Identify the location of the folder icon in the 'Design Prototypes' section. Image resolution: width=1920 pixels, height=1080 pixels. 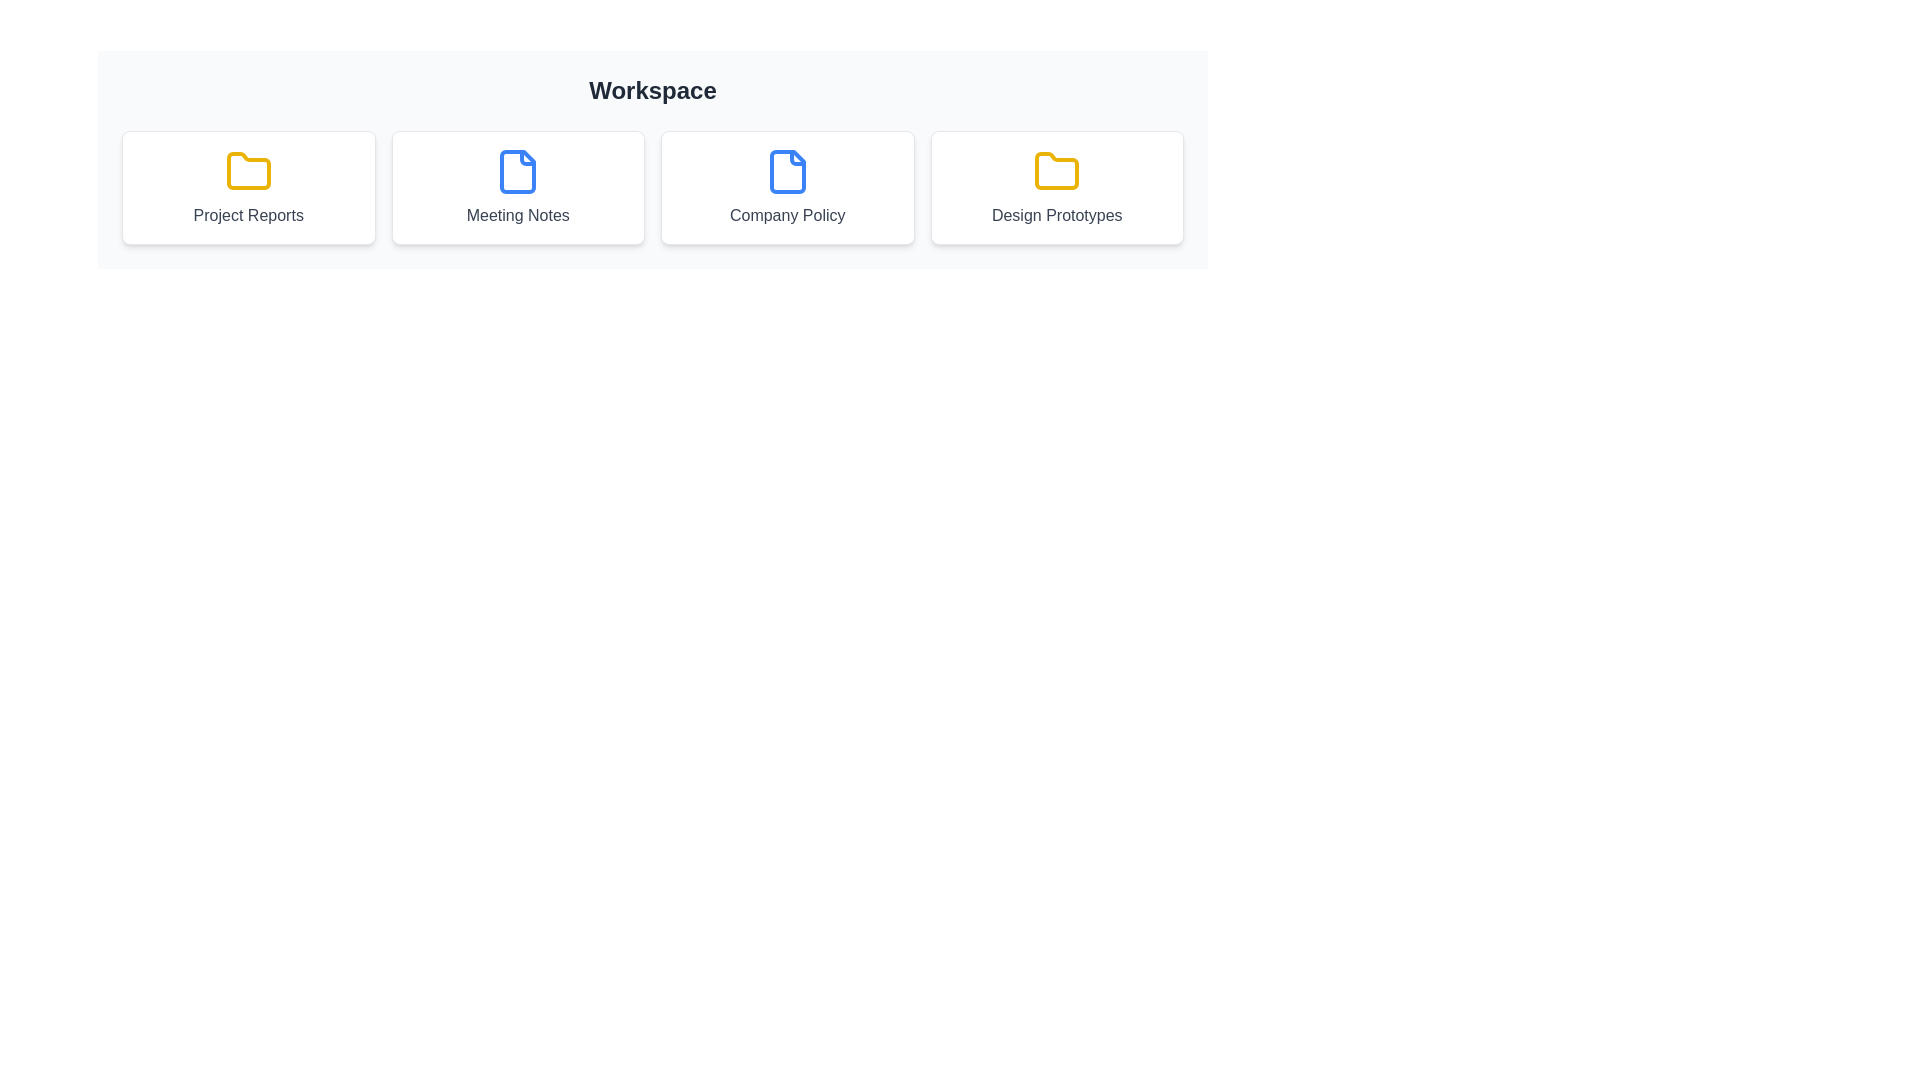
(1056, 169).